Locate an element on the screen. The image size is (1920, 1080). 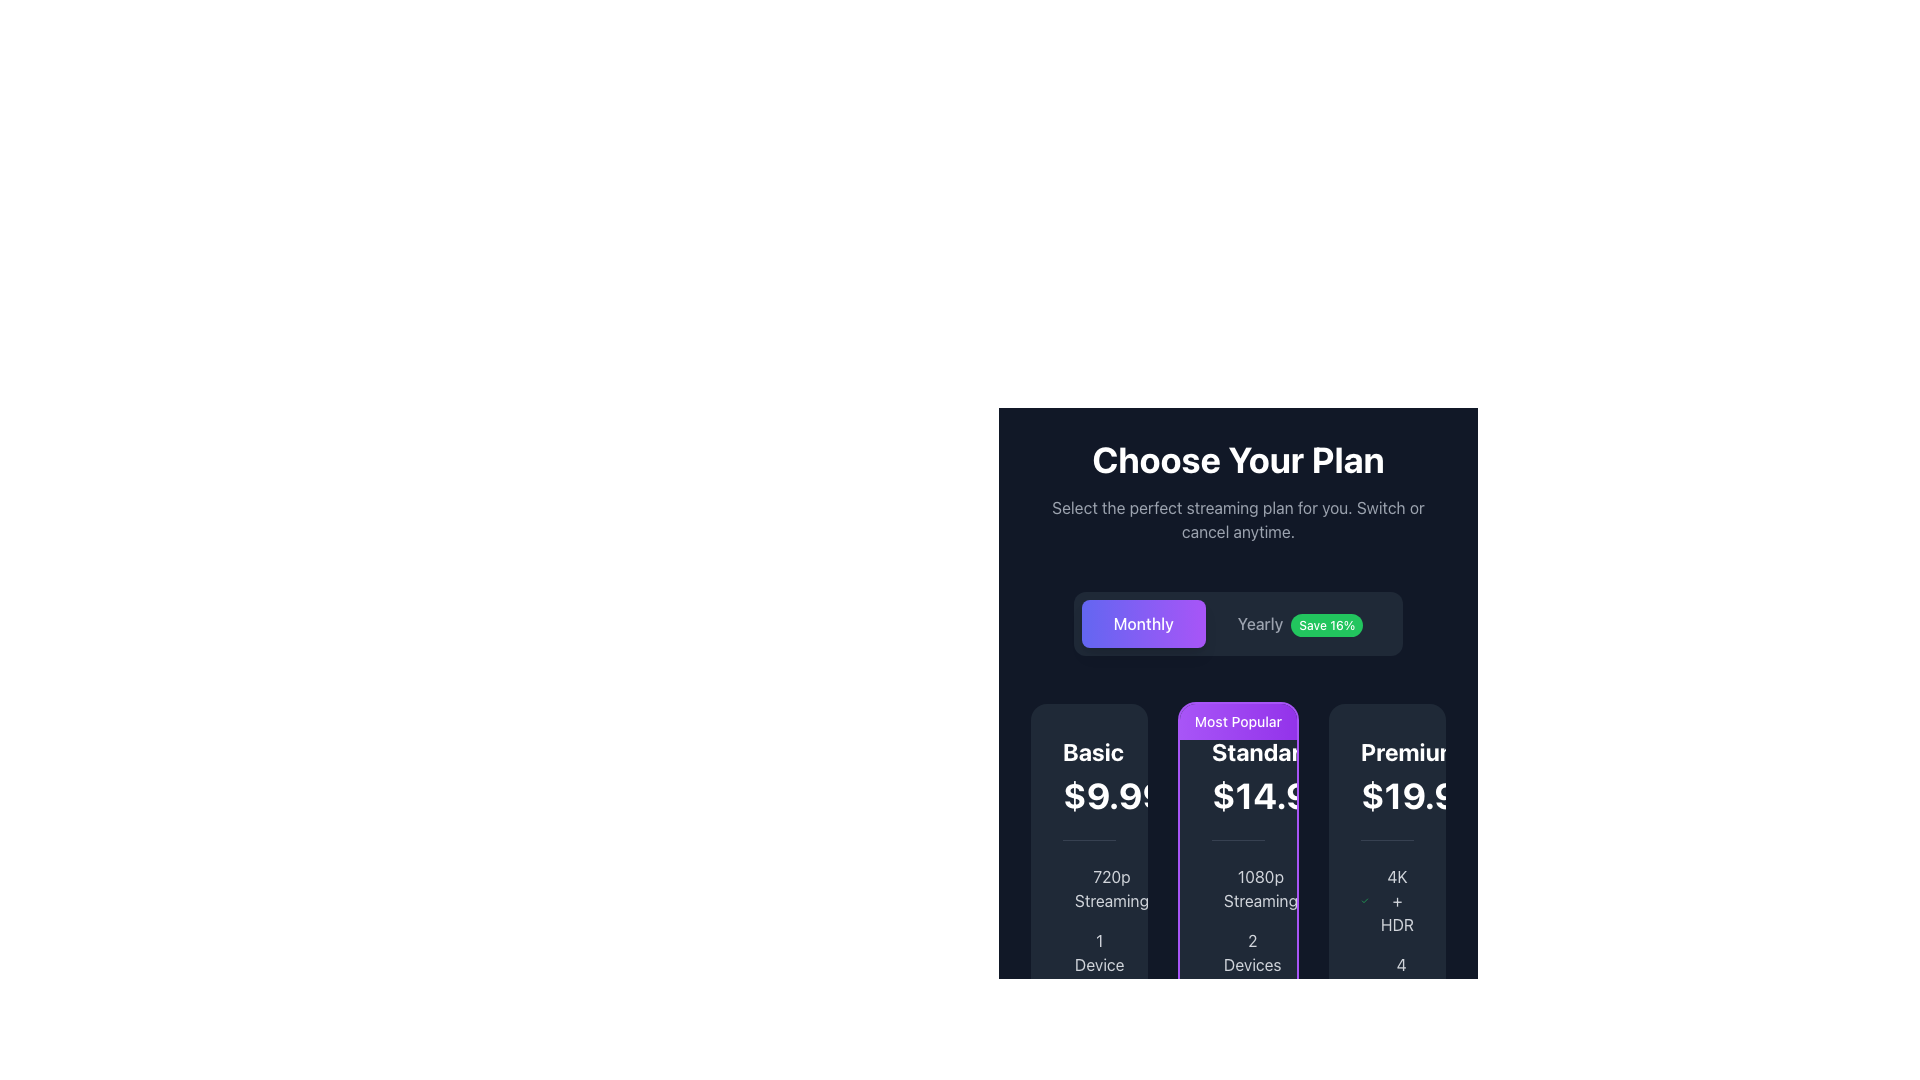
text label displaying 'Basic' which is styled in bold, white, and larger font, located at the top of the first pricing card in the 'Choose Your Plan' section is located at coordinates (1088, 752).